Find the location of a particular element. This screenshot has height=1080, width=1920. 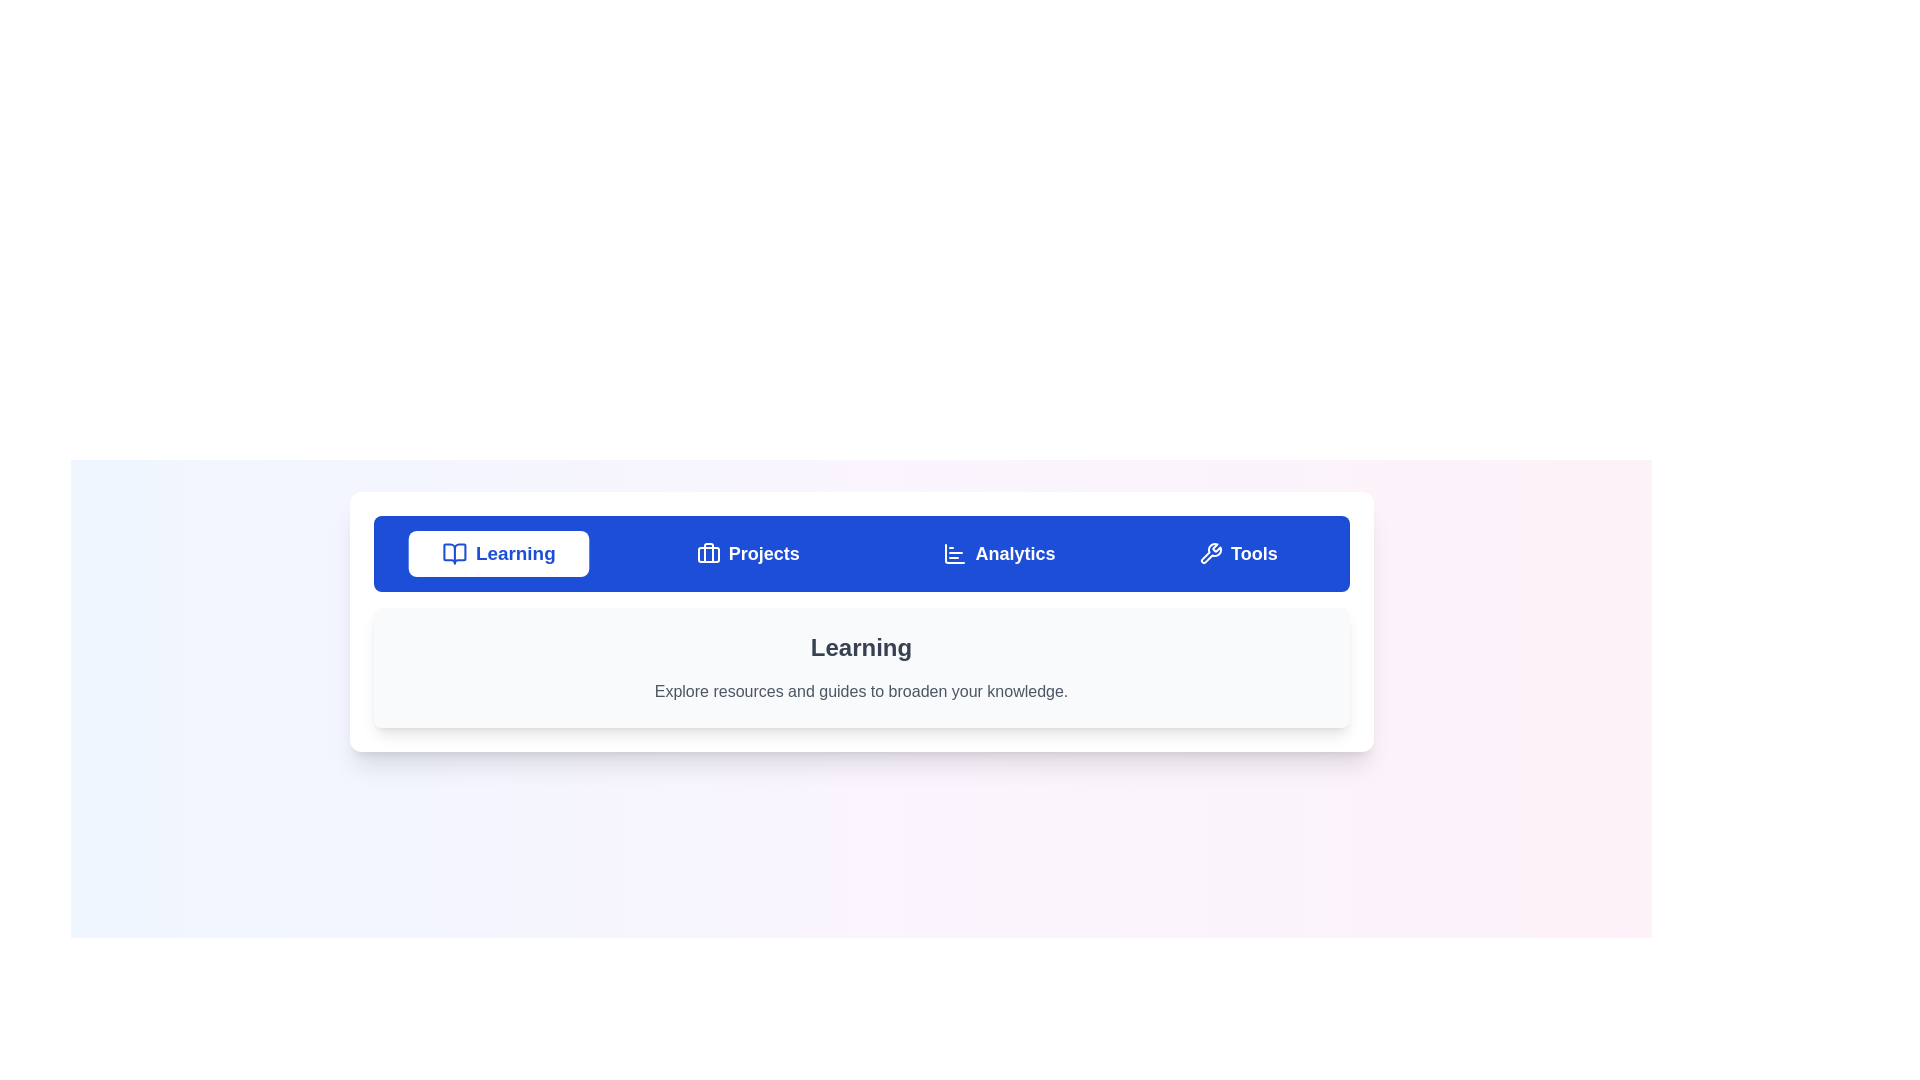

the second button in the blue navigation bar, which is positioned between the 'Learning' and 'Analytics' buttons, to observe its hover effects is located at coordinates (747, 554).